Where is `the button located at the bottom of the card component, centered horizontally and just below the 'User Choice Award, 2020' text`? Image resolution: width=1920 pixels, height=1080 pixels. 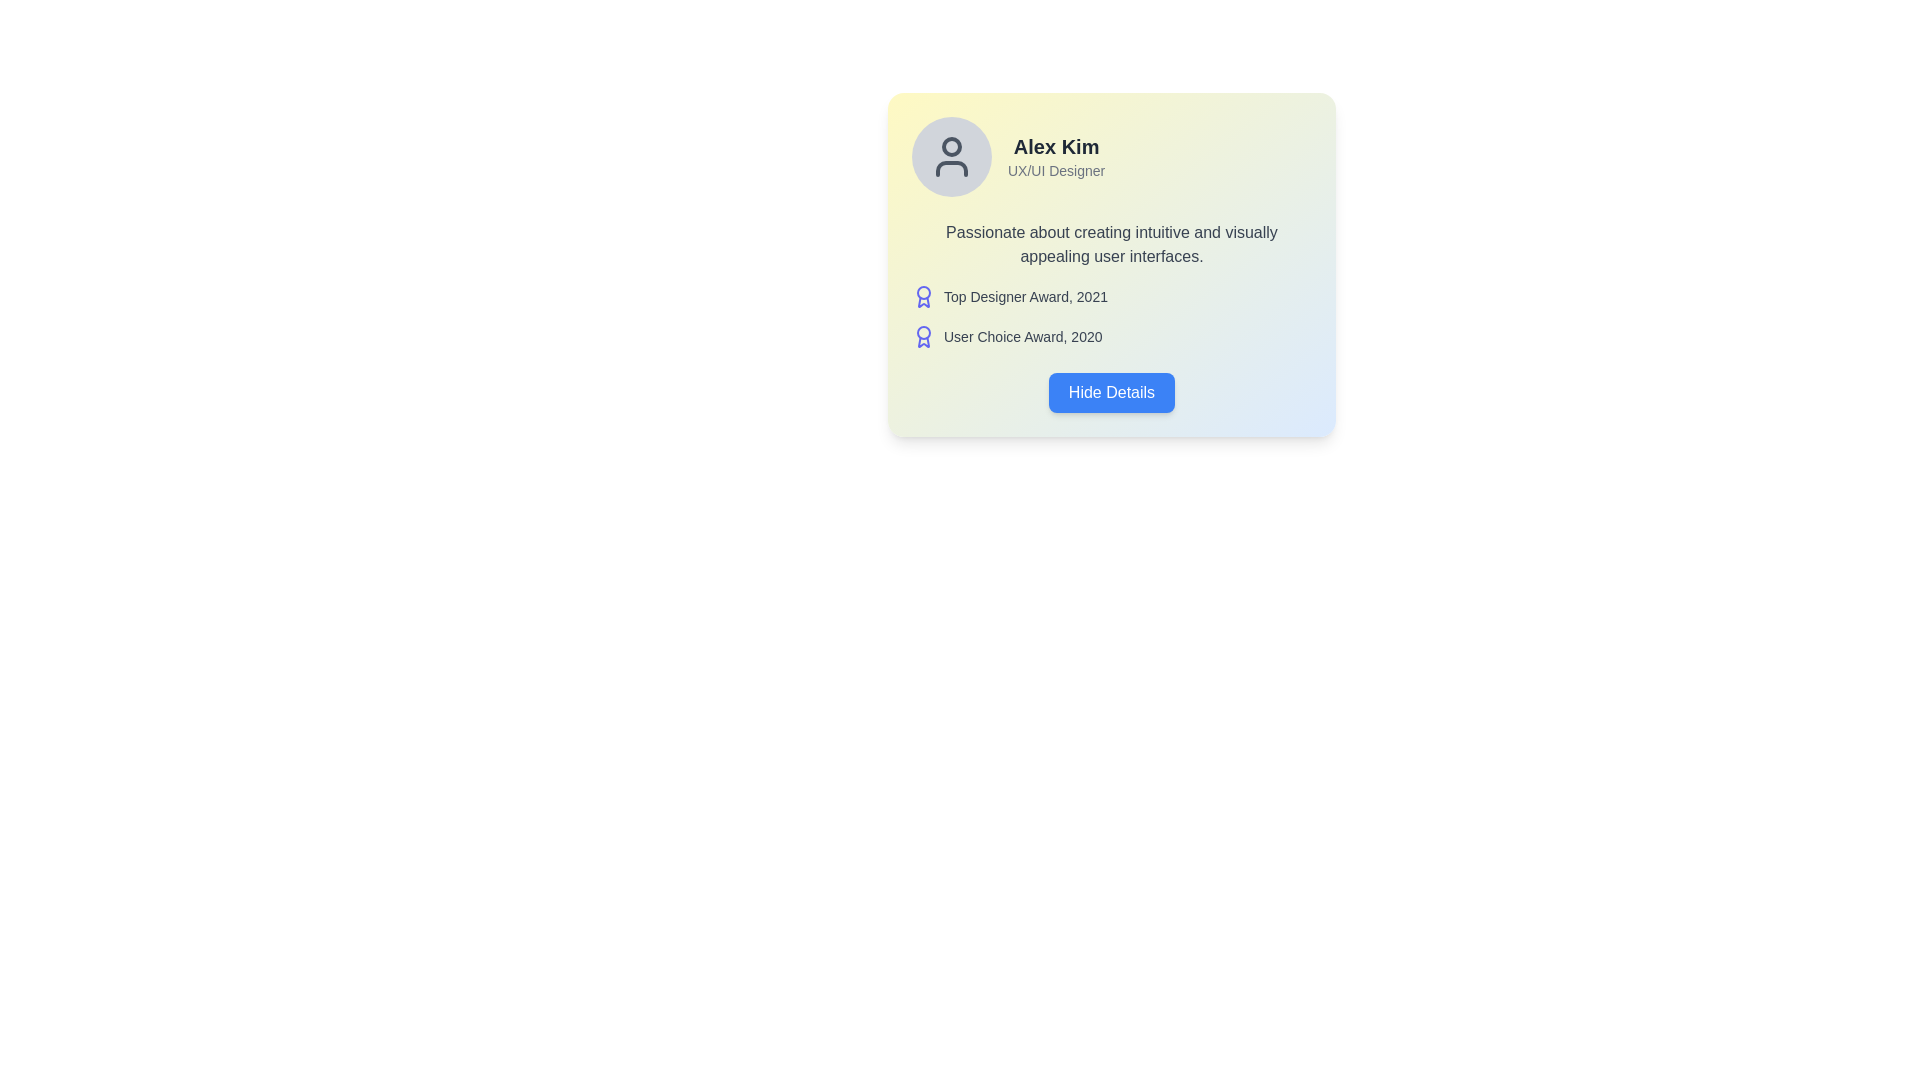
the button located at the bottom of the card component, centered horizontally and just below the 'User Choice Award, 2020' text is located at coordinates (1111, 393).